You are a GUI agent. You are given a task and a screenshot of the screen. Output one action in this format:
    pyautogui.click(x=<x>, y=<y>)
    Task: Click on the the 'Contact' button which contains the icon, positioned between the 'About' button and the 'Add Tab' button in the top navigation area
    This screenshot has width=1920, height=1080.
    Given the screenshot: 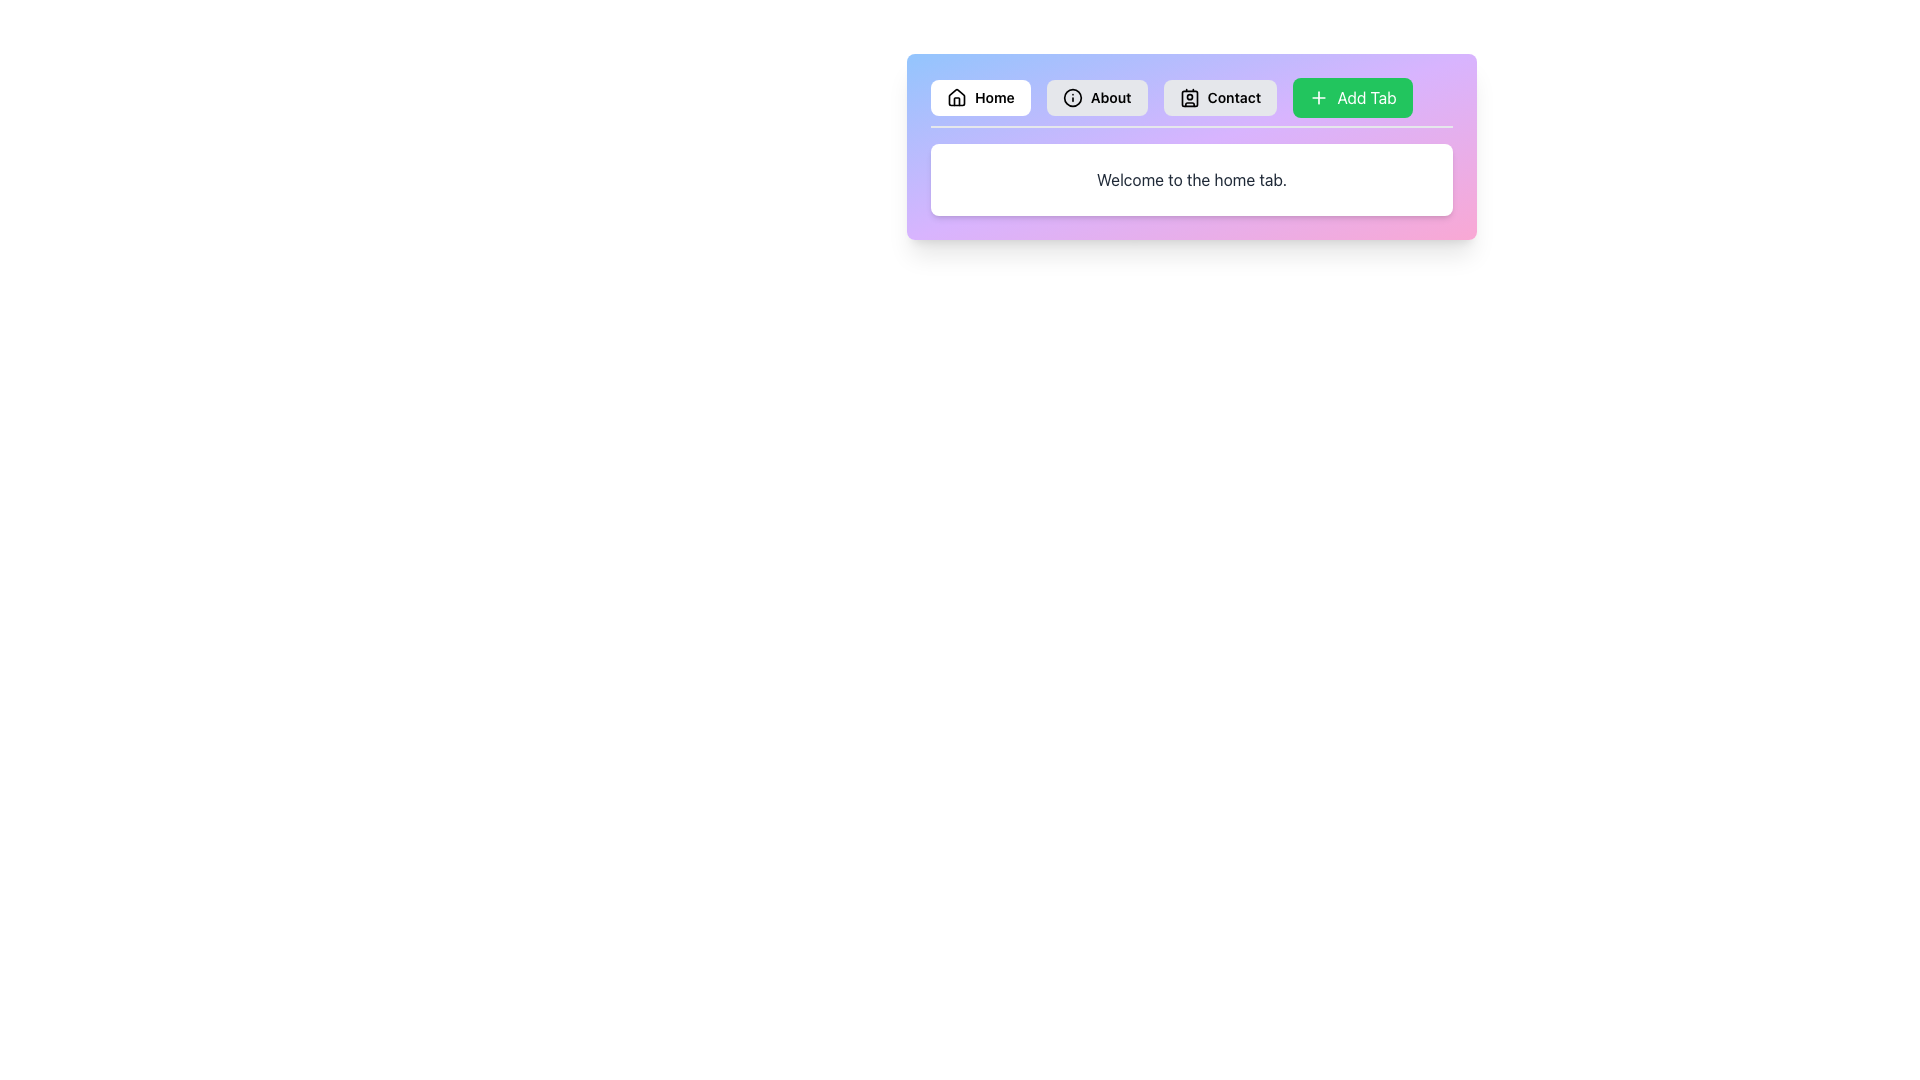 What is the action you would take?
    pyautogui.click(x=1189, y=97)
    